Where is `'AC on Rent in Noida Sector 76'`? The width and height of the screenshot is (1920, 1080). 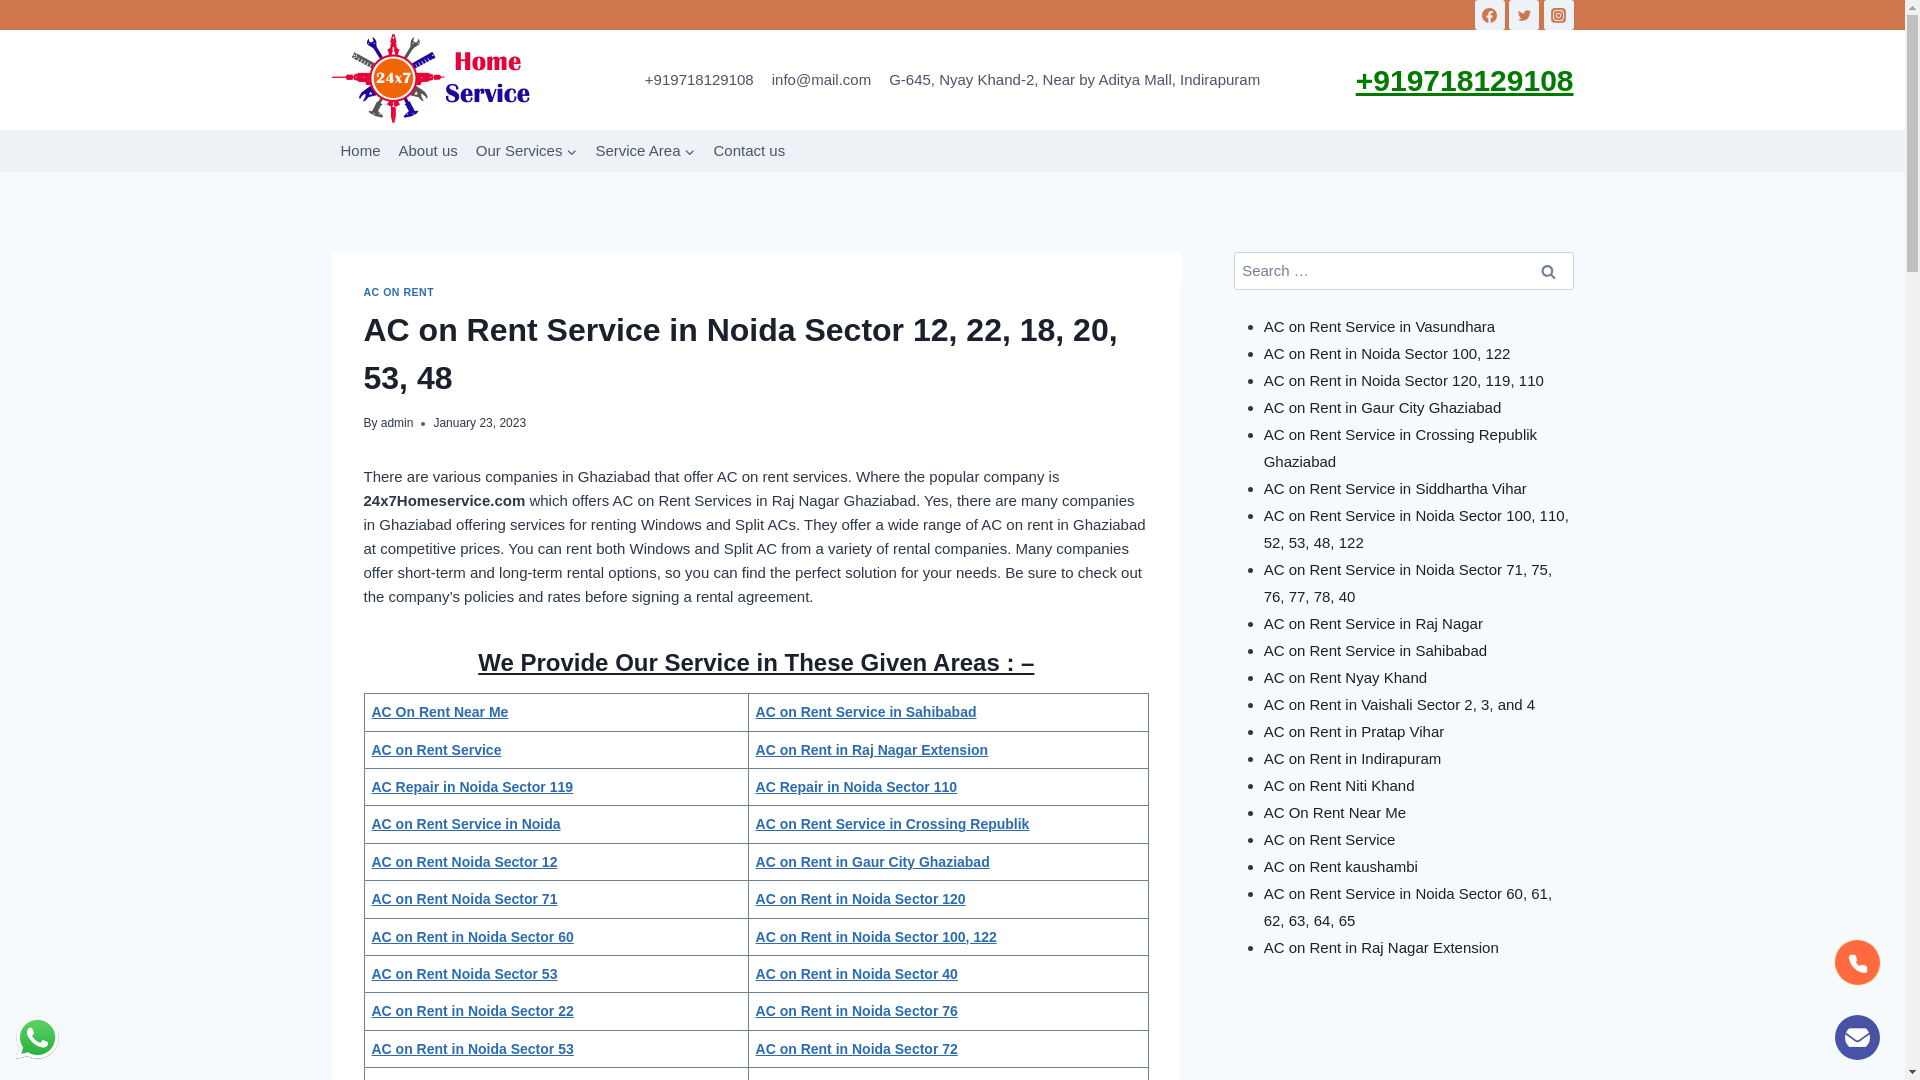
'AC on Rent in Noida Sector 76' is located at coordinates (857, 1010).